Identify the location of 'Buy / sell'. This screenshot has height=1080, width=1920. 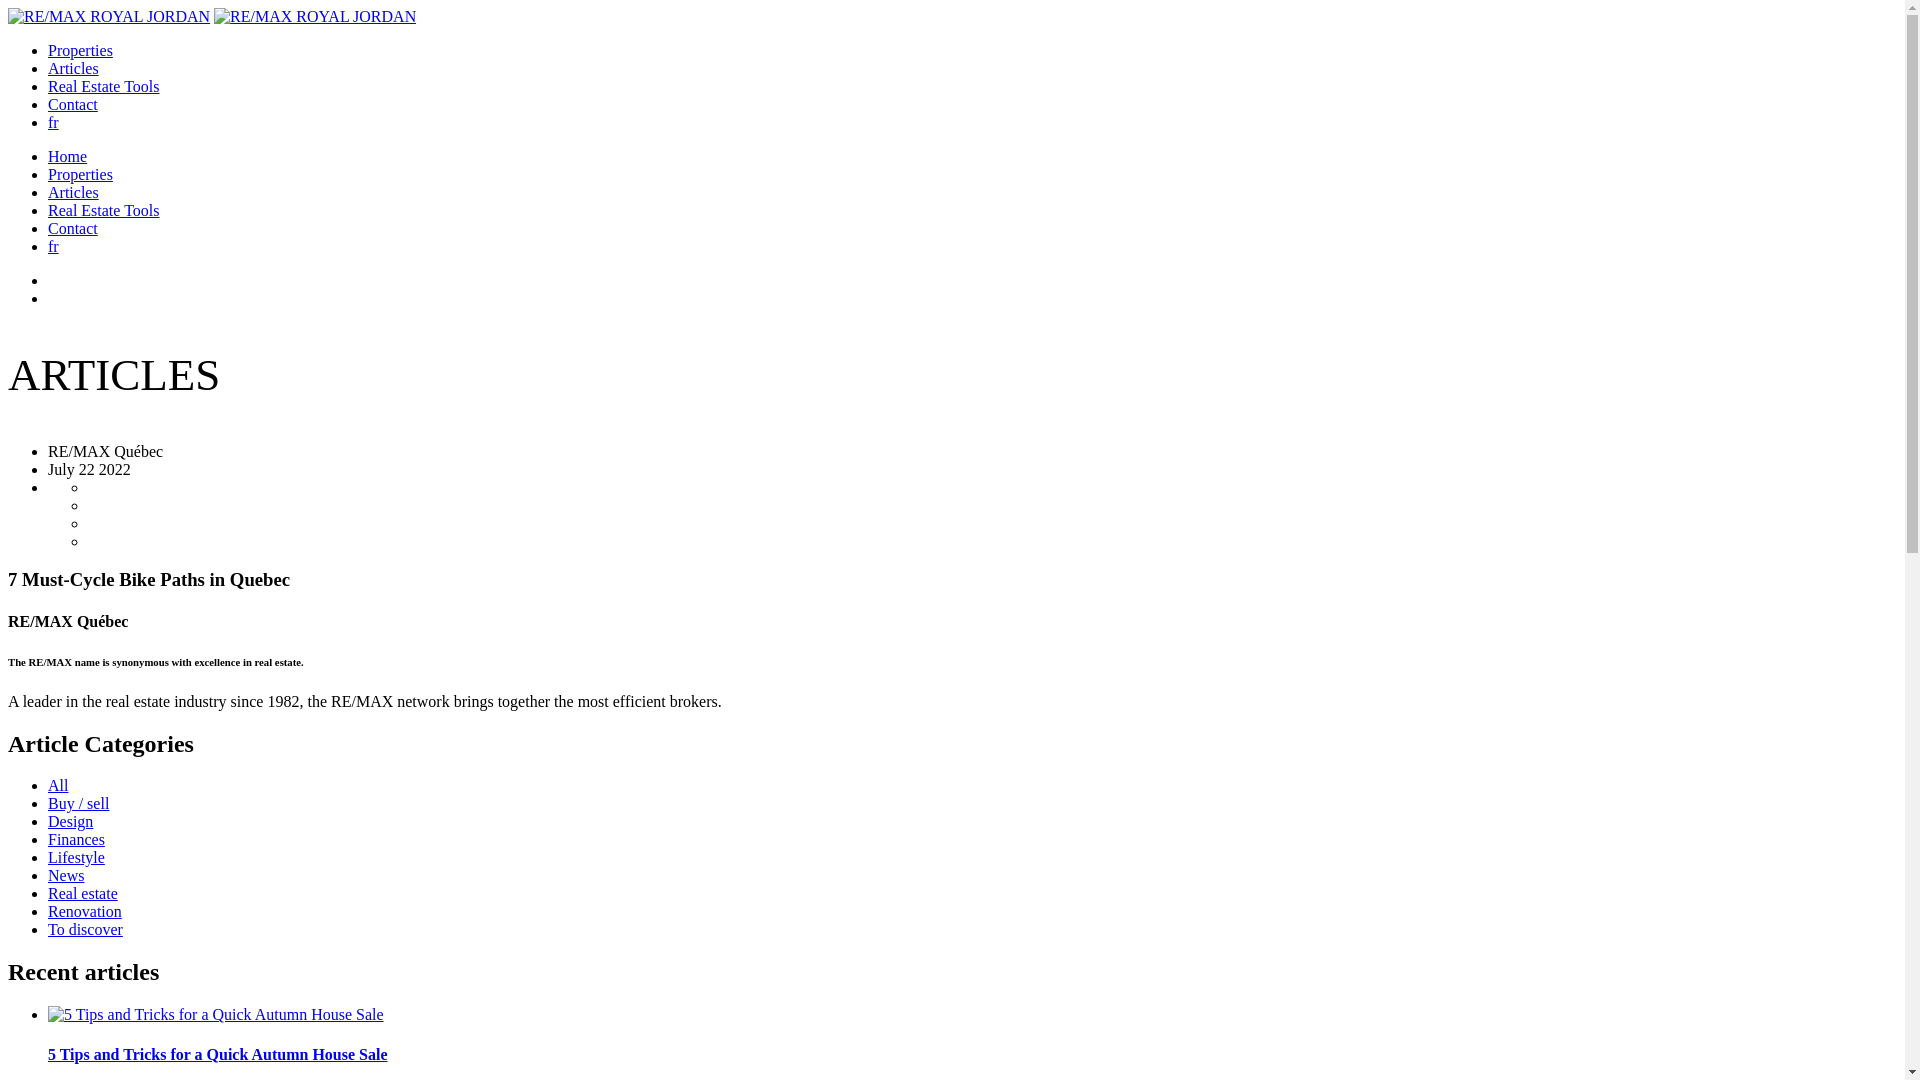
(78, 802).